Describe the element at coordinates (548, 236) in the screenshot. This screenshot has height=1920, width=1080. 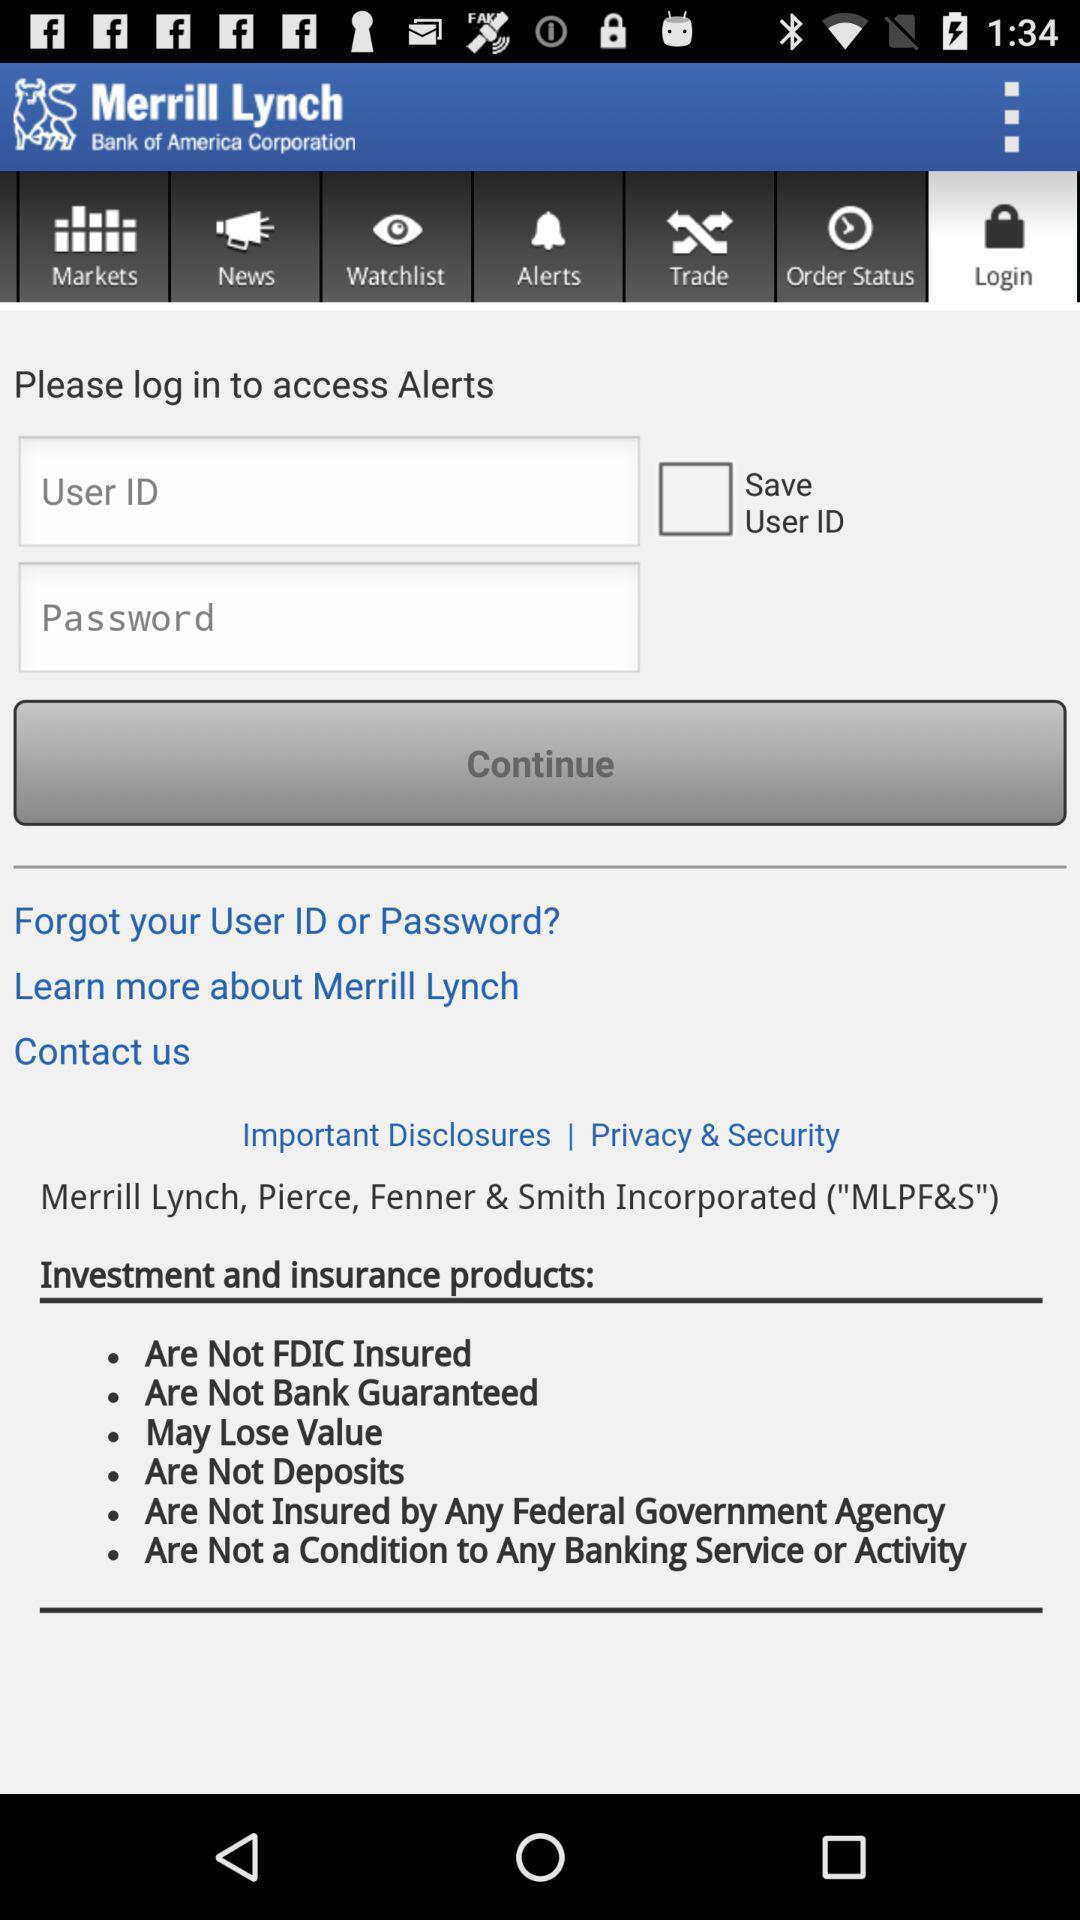
I see `alerts option` at that location.